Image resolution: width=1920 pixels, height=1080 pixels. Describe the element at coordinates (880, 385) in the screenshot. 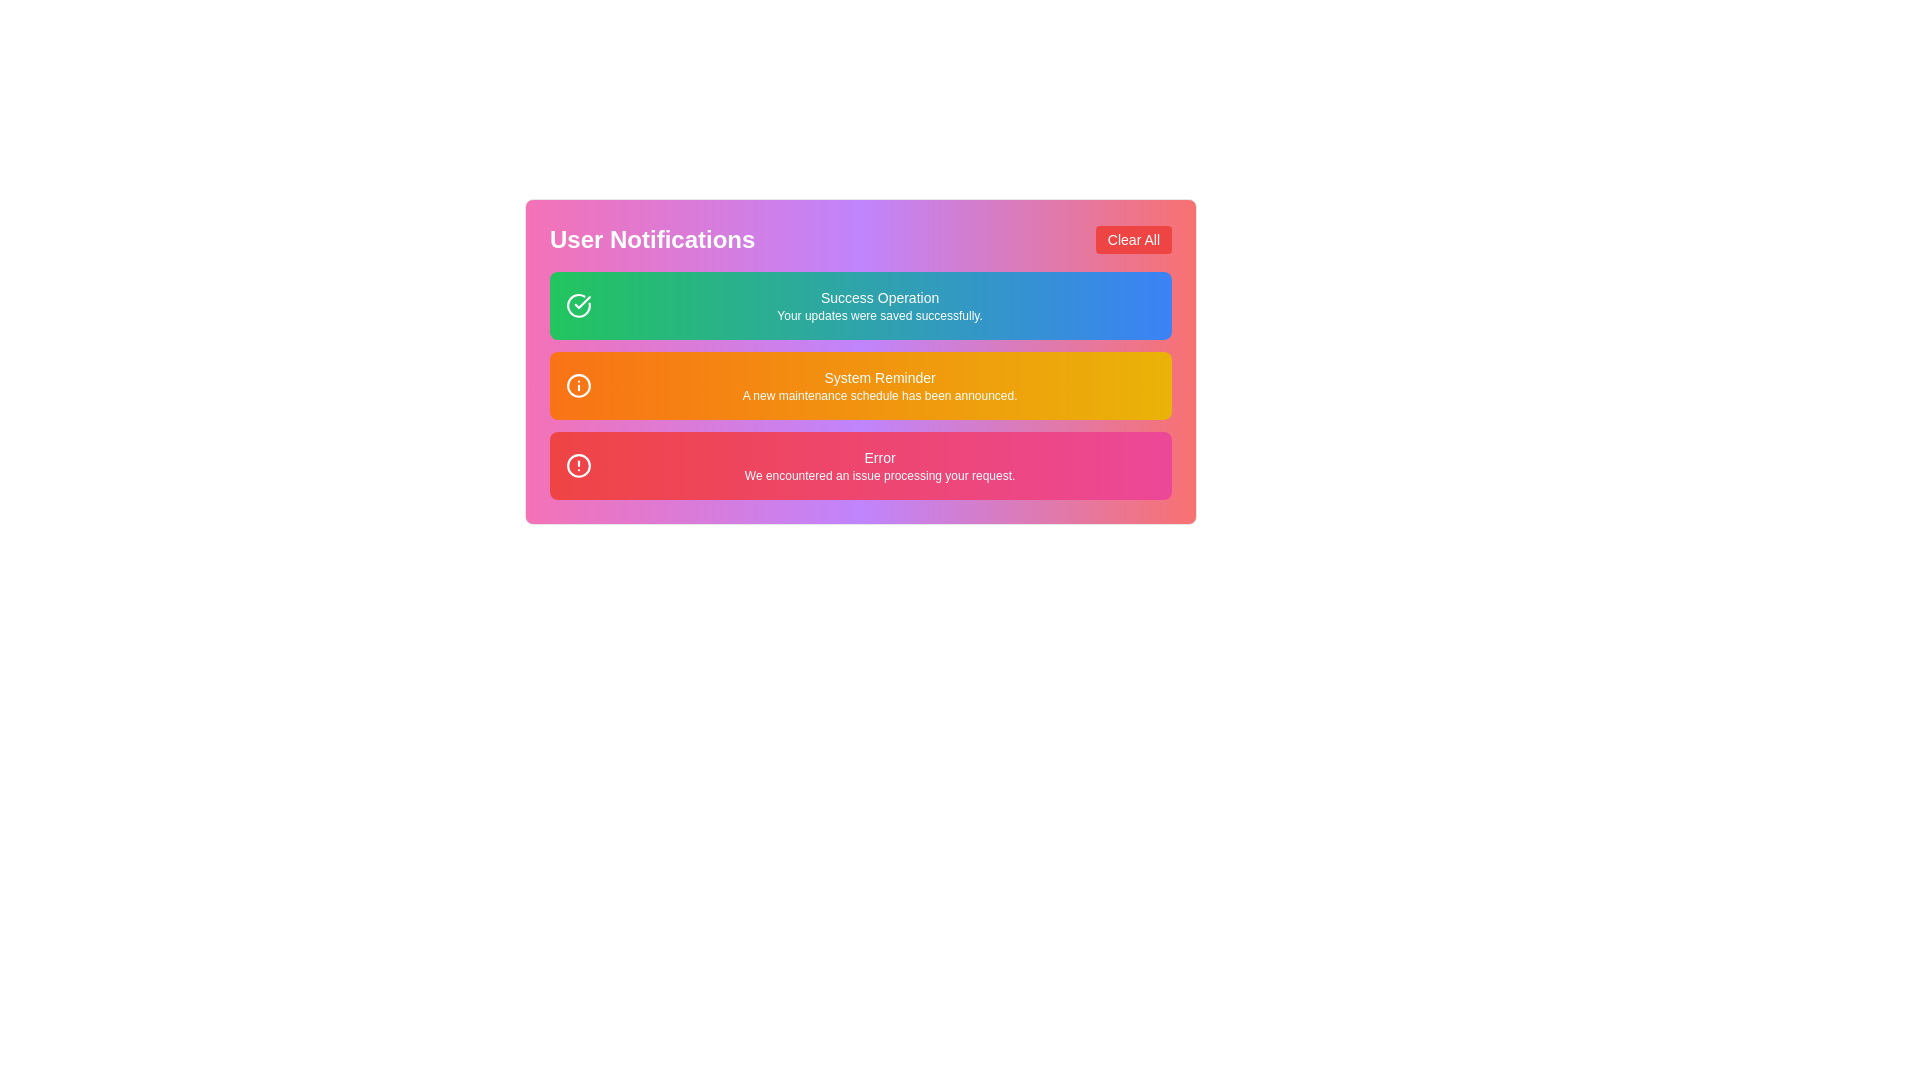

I see `the 'System Reminder' notification text block, which is styled in an orange-to-yellow gradient and contains two lines of text` at that location.